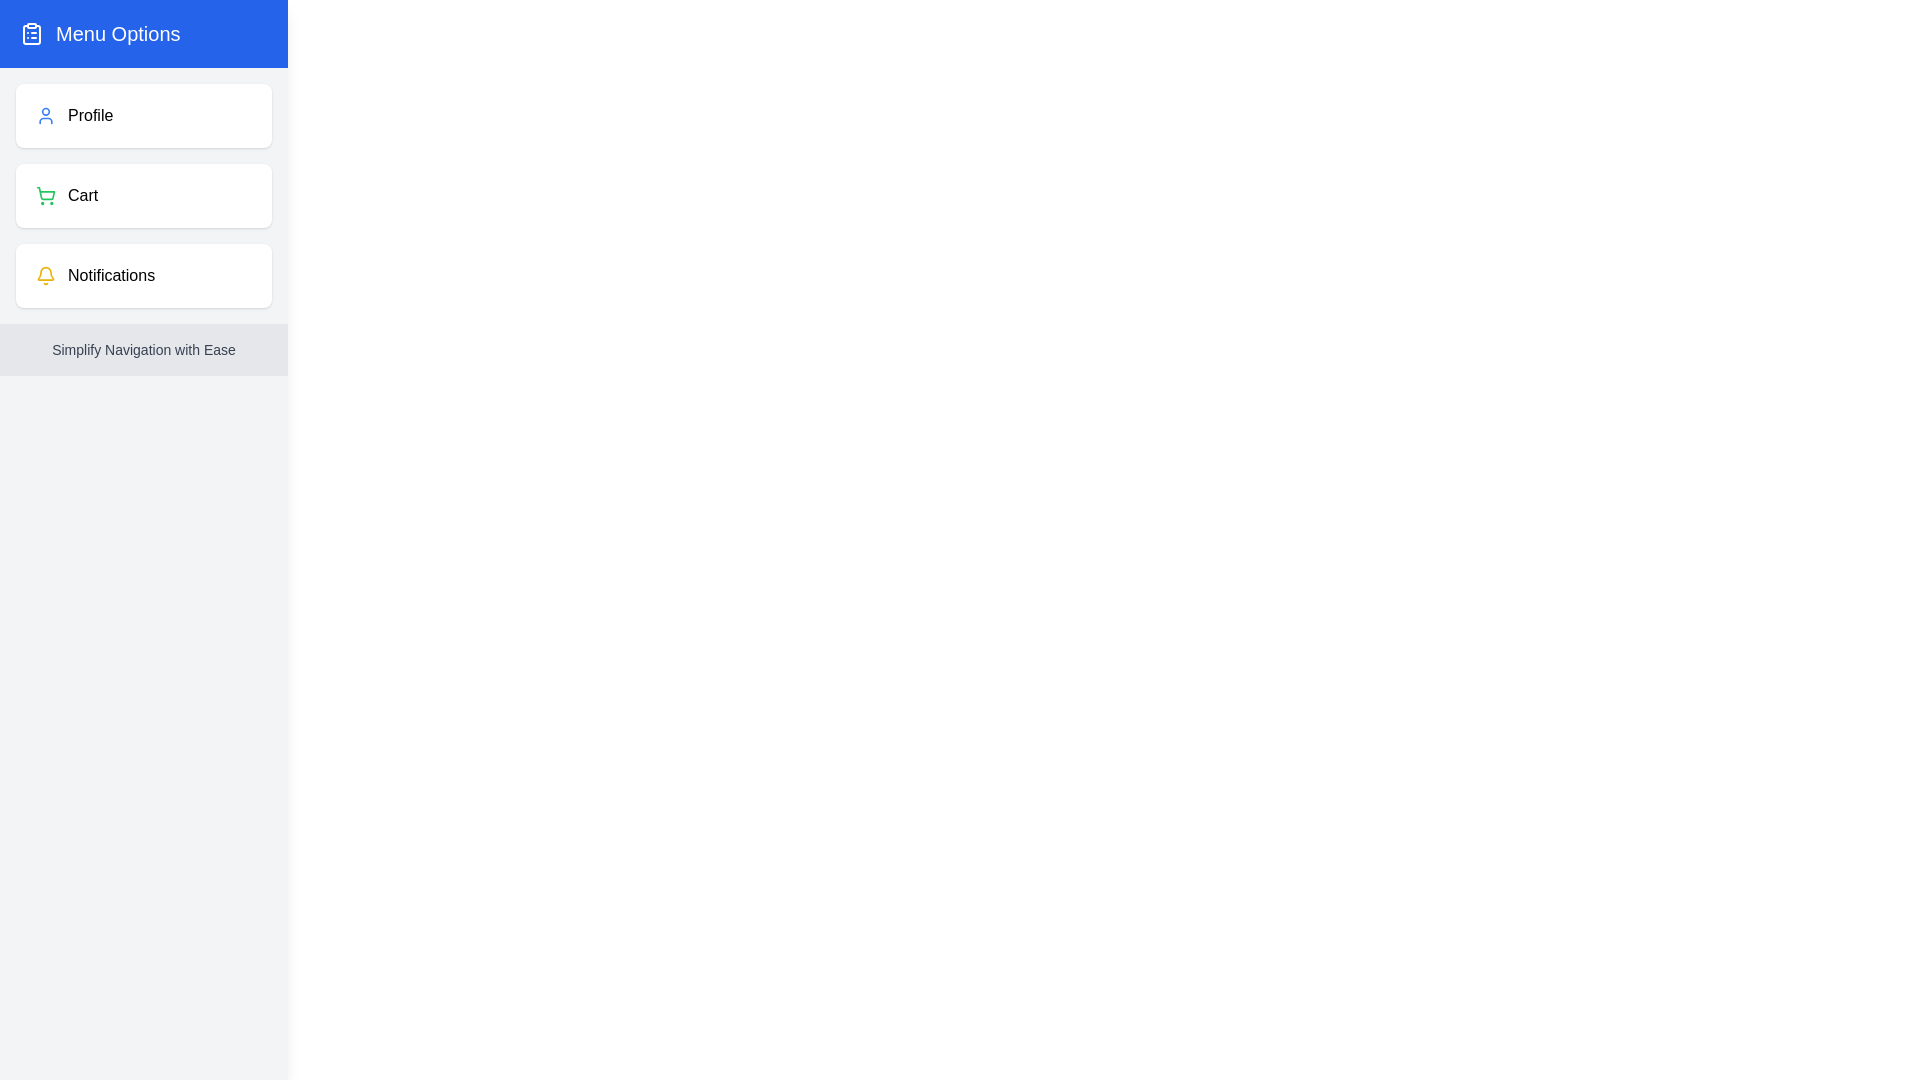 The width and height of the screenshot is (1920, 1080). What do you see at coordinates (143, 196) in the screenshot?
I see `the 'Cart' option in the drawer menu` at bounding box center [143, 196].